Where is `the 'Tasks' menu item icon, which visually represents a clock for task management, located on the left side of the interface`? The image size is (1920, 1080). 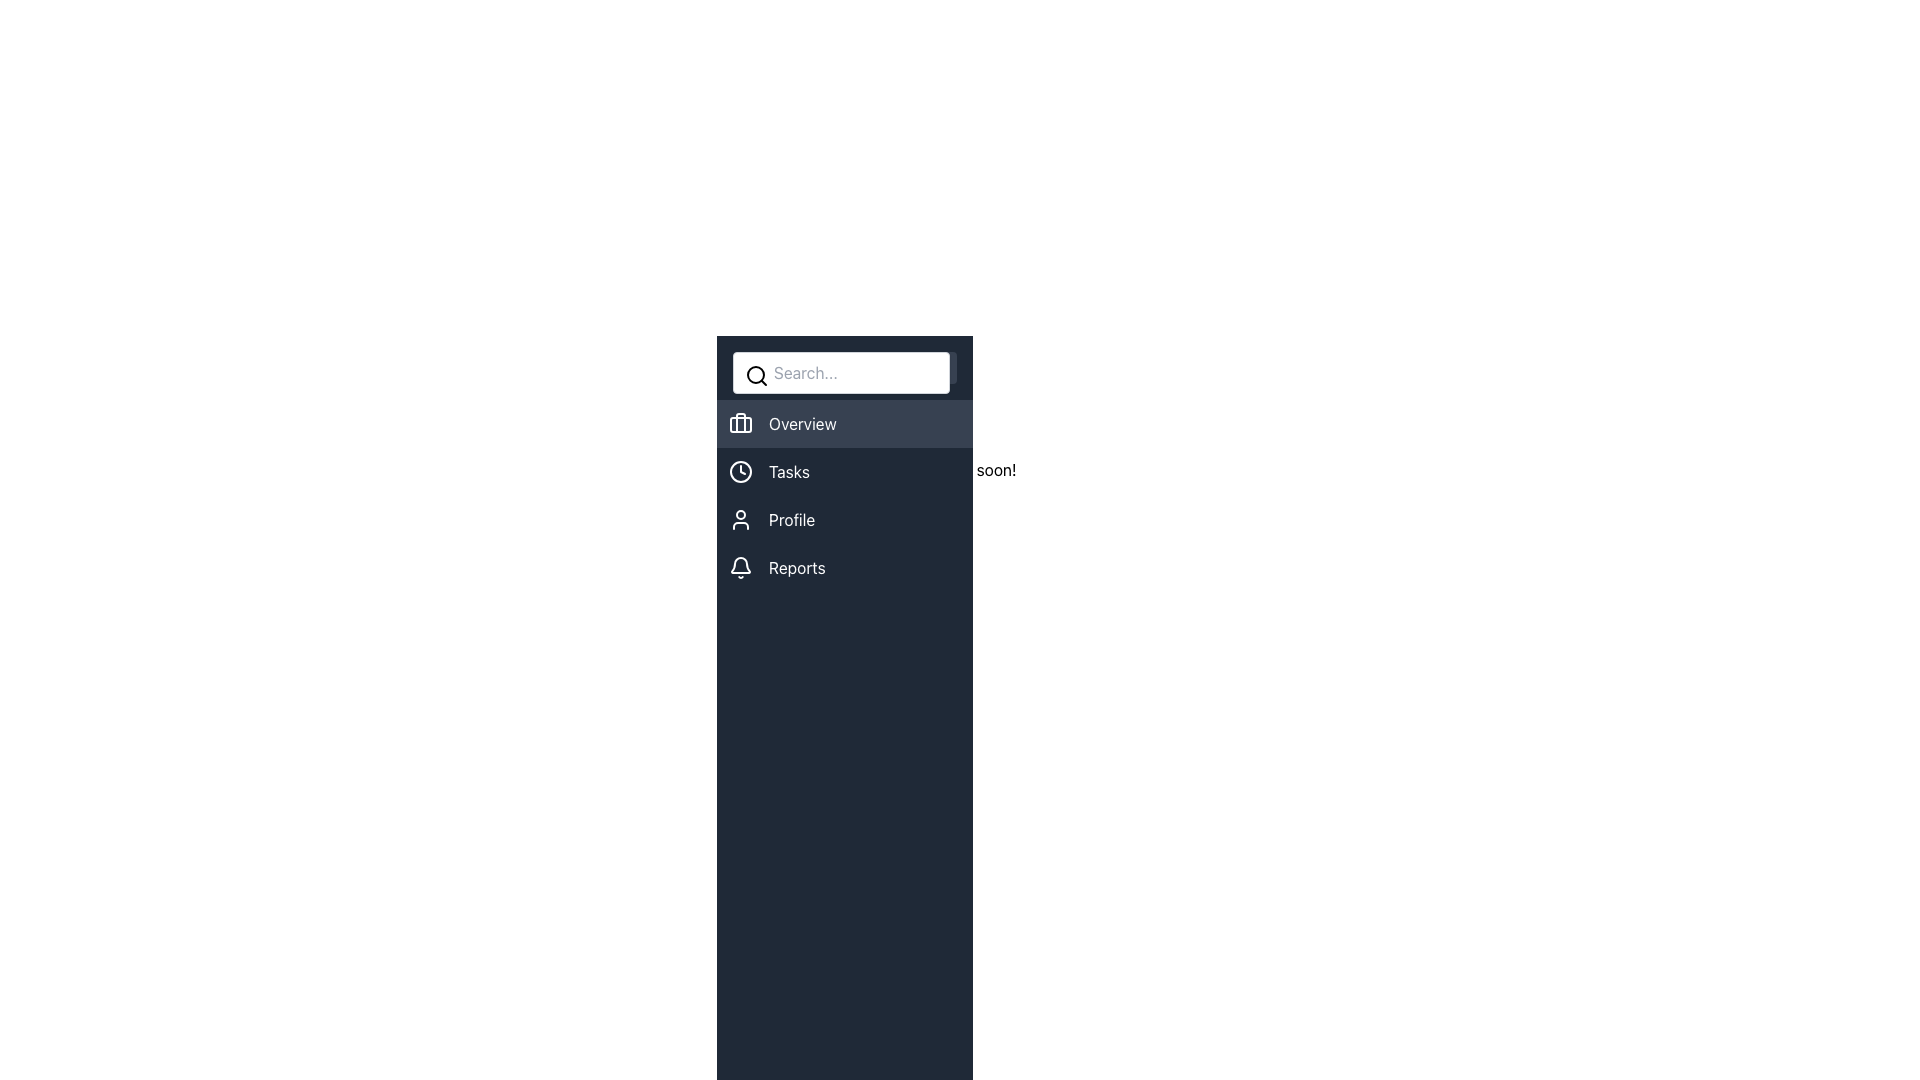 the 'Tasks' menu item icon, which visually represents a clock for task management, located on the left side of the interface is located at coordinates (739, 471).